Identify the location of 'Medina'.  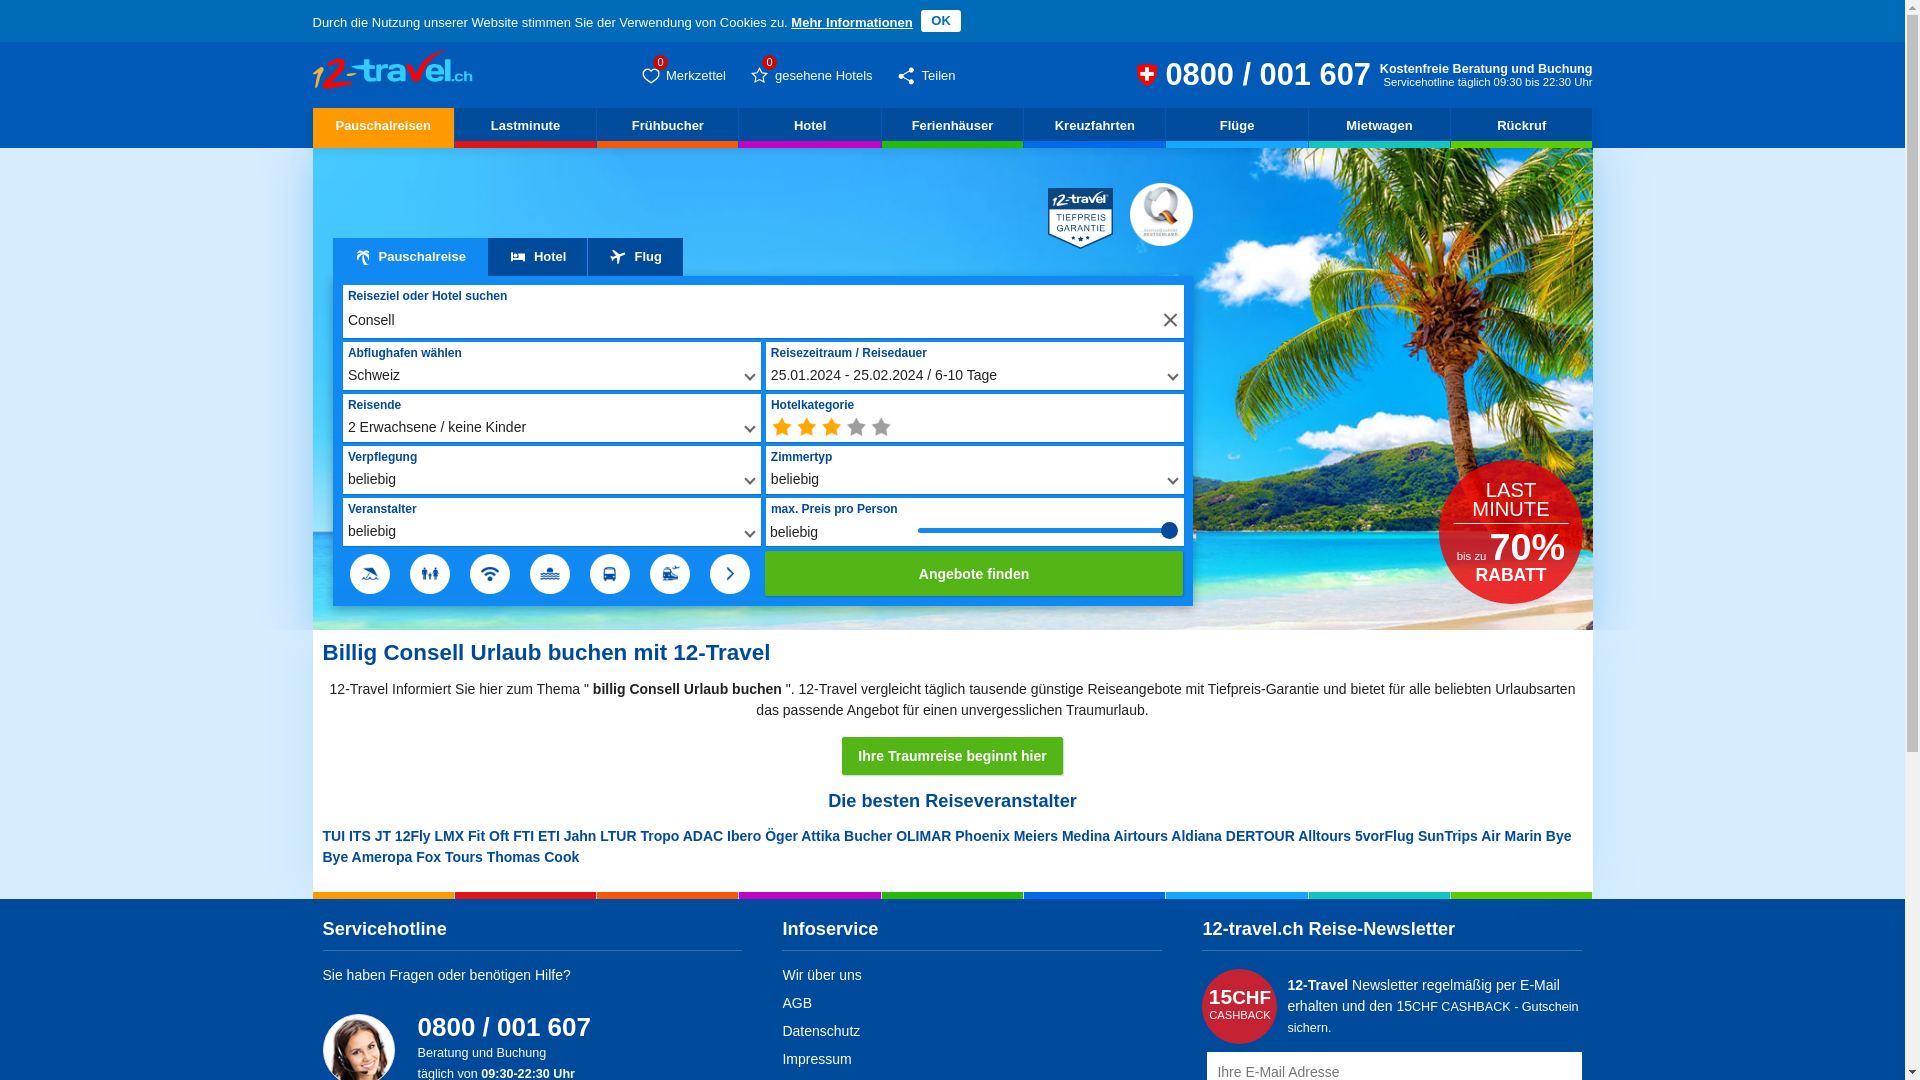
(1060, 836).